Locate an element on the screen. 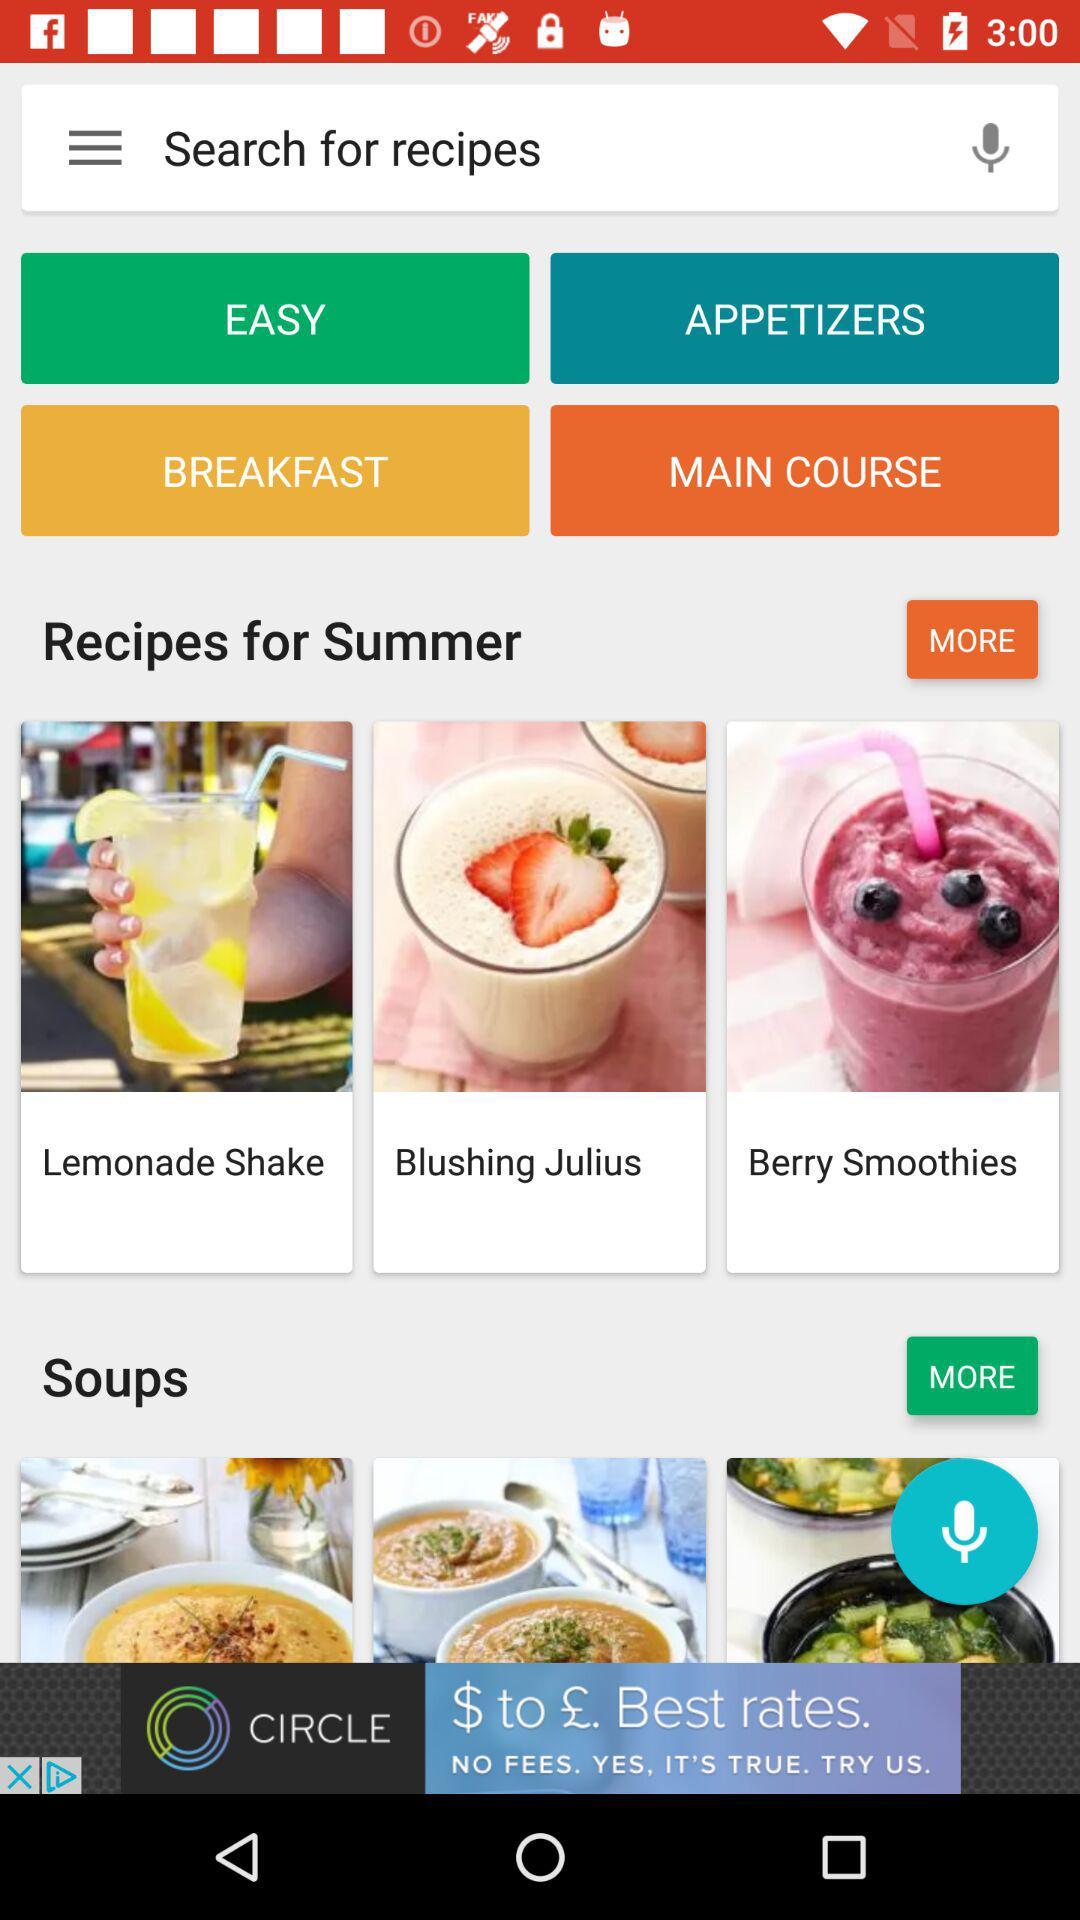  voice recording is located at coordinates (990, 146).